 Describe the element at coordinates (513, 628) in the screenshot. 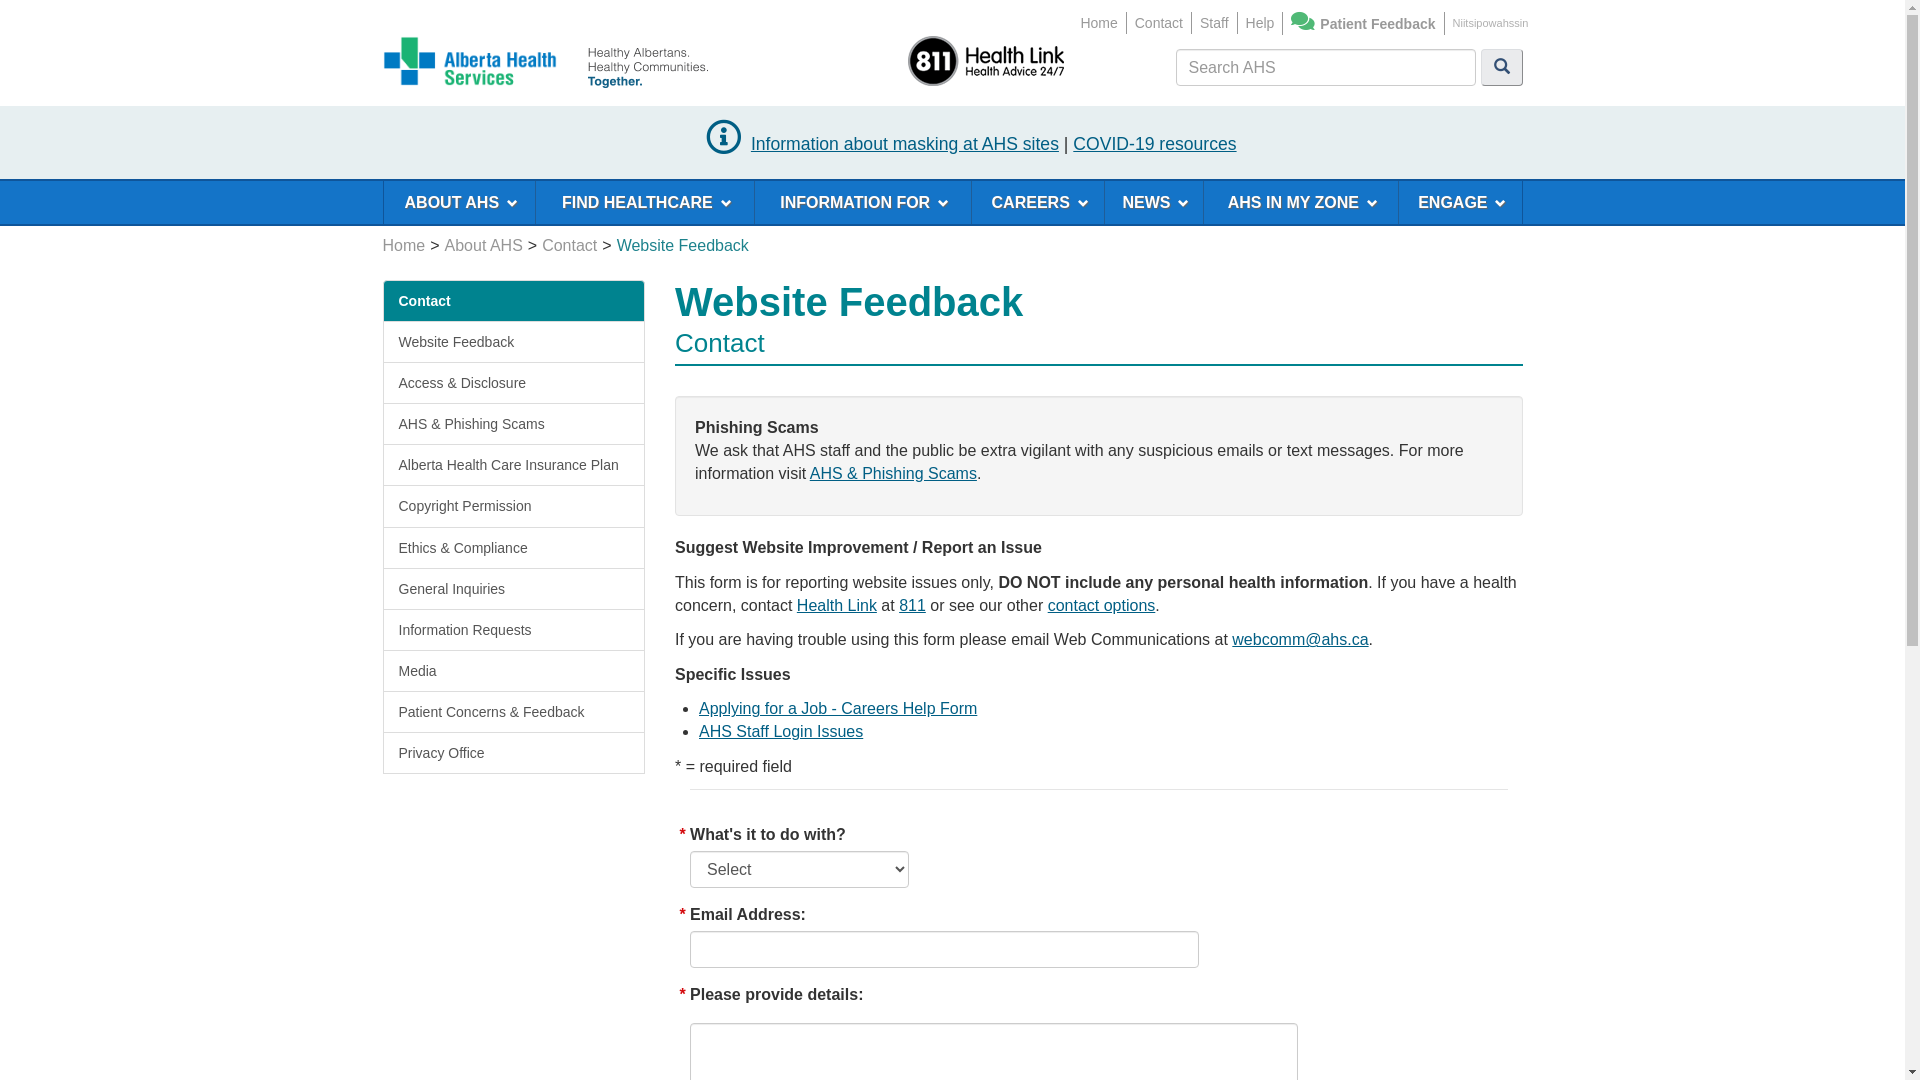

I see `'Information Requests'` at that location.